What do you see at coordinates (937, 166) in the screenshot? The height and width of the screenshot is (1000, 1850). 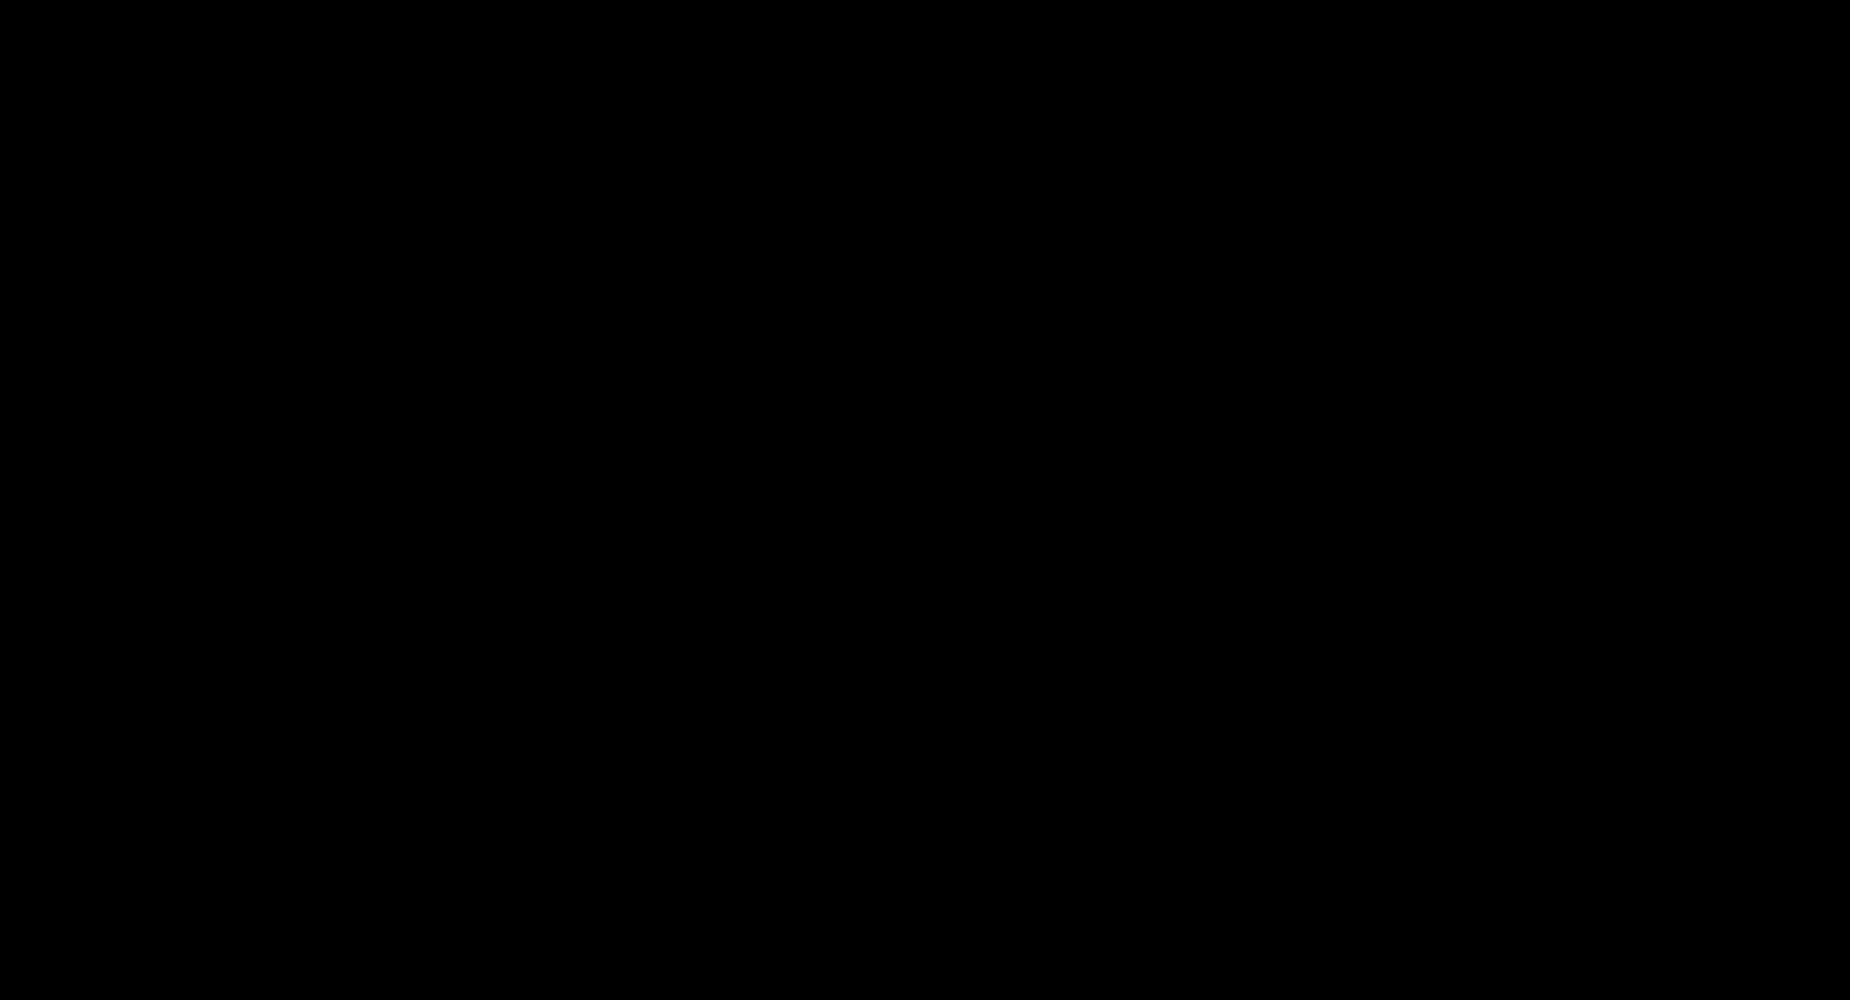 I see `'June 2007) …And now, thanks to my friend Sophie (who got me up there), here are some pics I took of what the view from the top of Centre Point Tower looks like! We couldn't actually sit on the roof like Charlie and Jack do in'` at bounding box center [937, 166].